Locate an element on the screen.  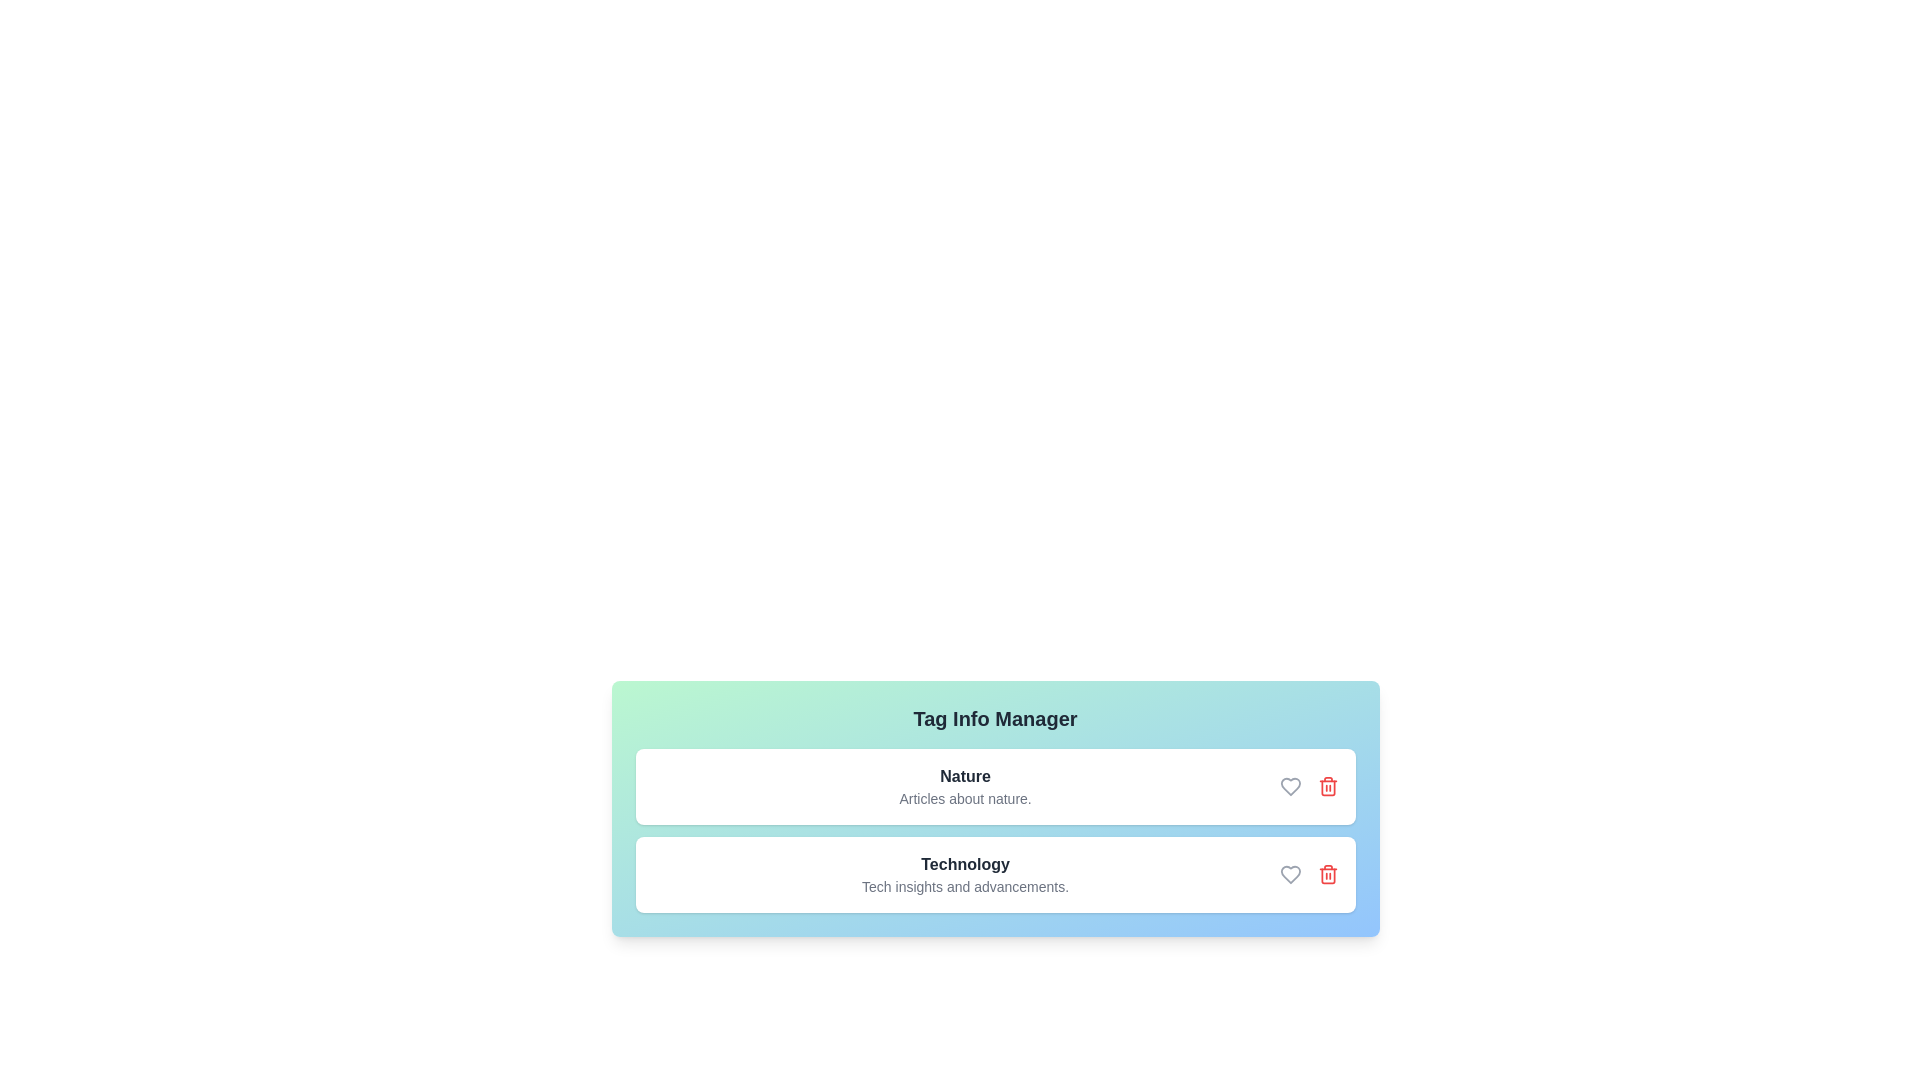
the description text of the tag 'Nature' to read its content is located at coordinates (965, 797).